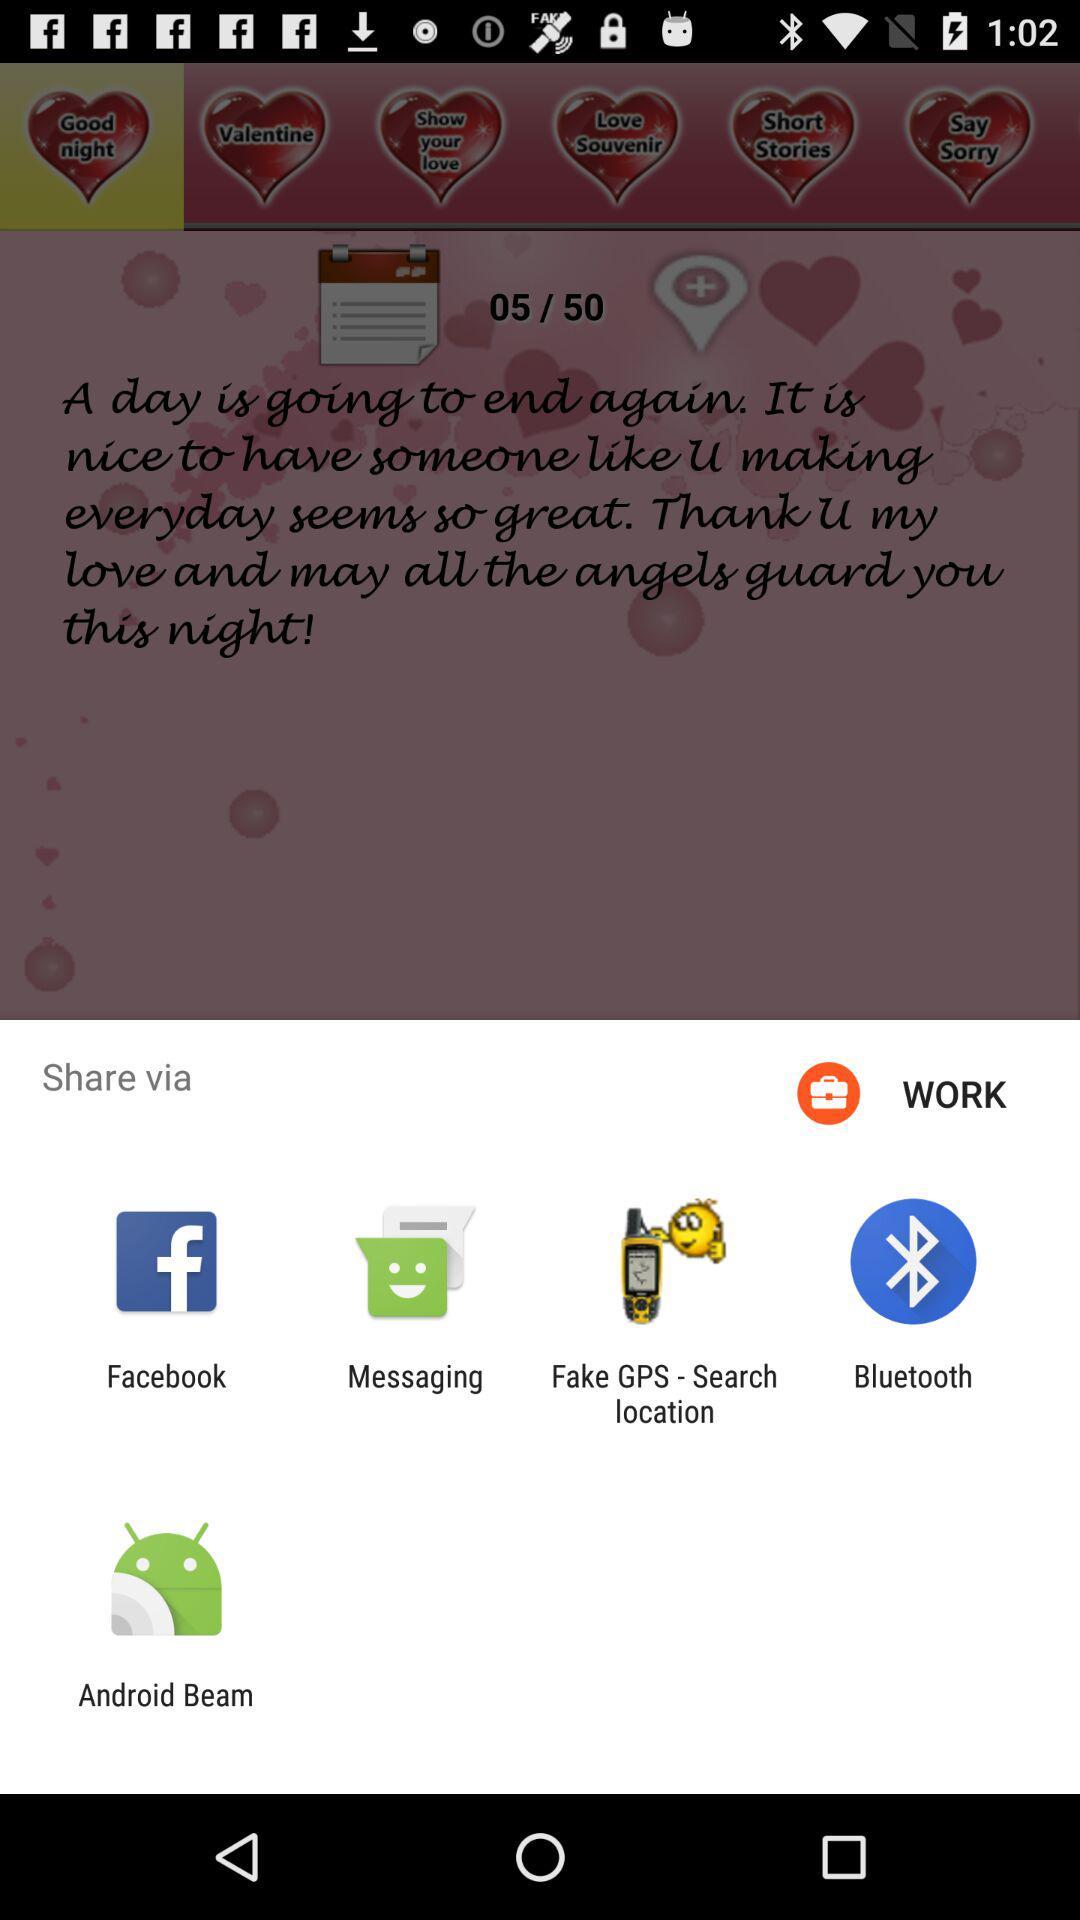 This screenshot has height=1920, width=1080. I want to click on app to the right of fake gps search item, so click(913, 1392).